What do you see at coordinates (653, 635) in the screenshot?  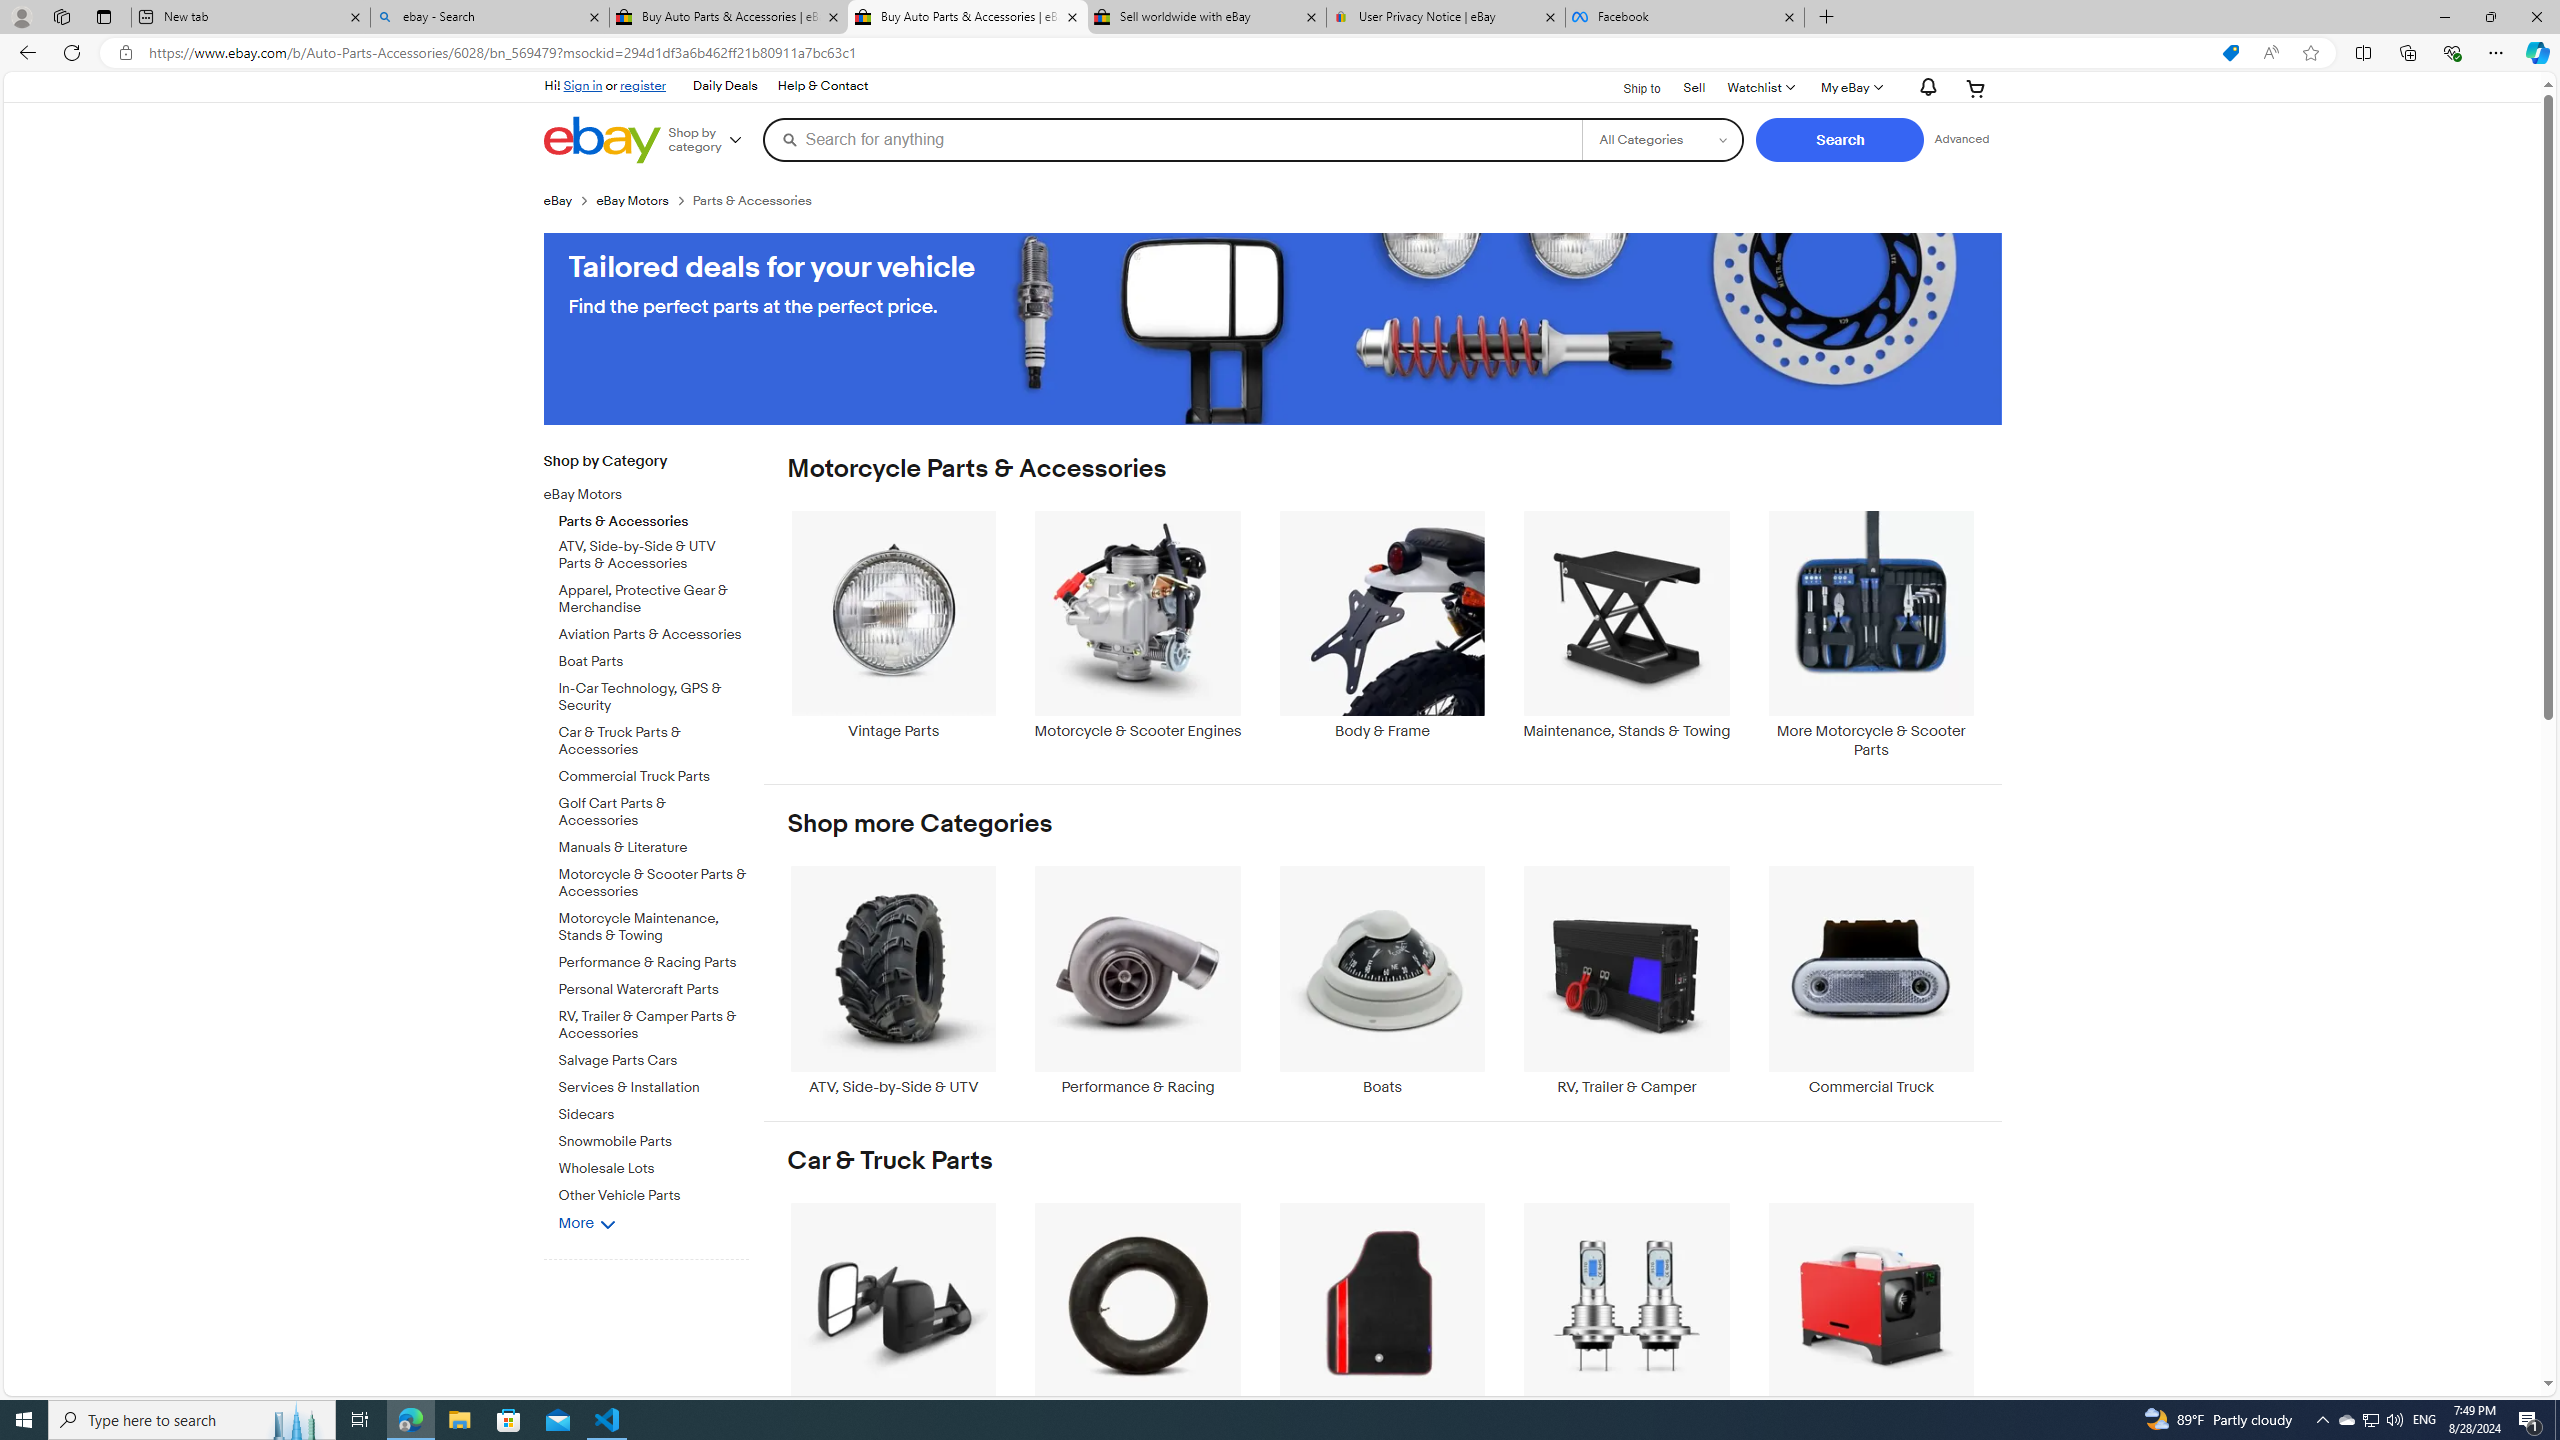 I see `'Aviation Parts & Accessories'` at bounding box center [653, 635].